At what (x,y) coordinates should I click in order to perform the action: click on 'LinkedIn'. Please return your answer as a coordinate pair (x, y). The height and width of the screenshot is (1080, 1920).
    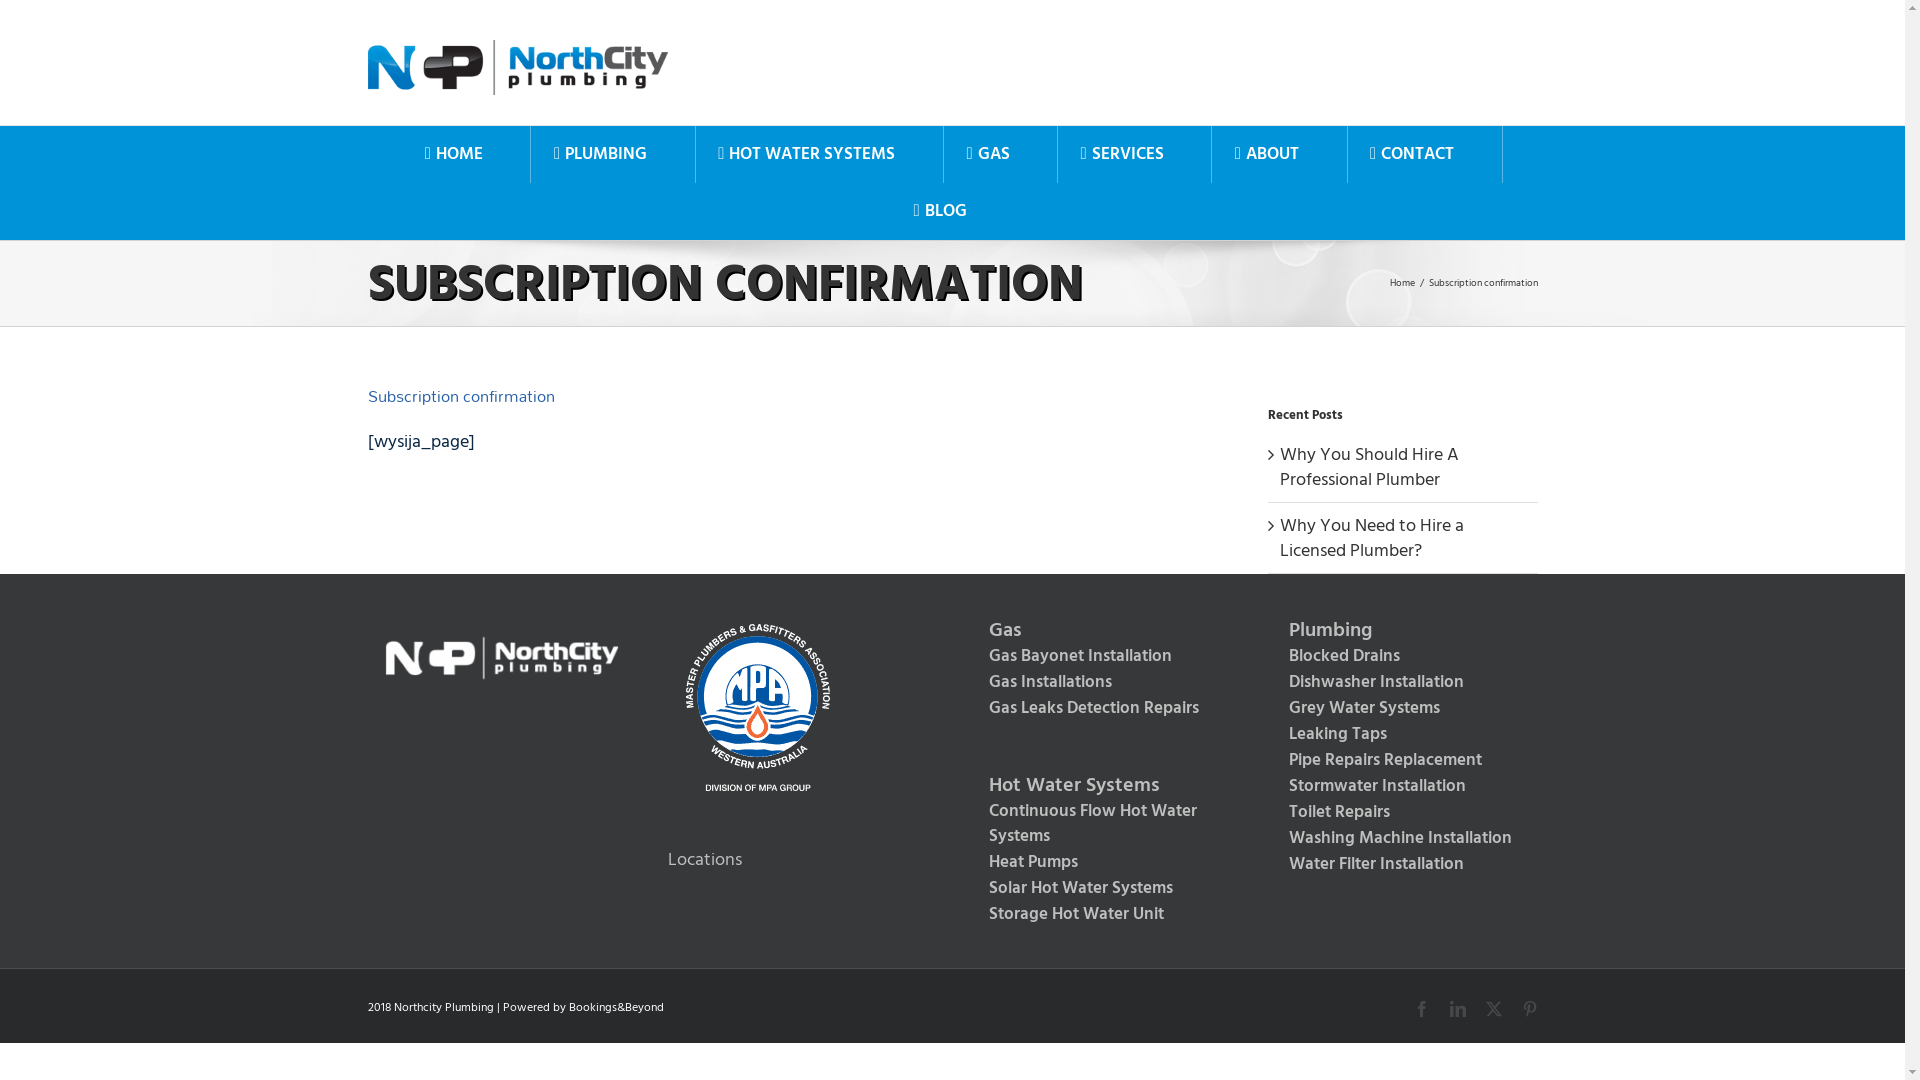
    Looking at the image, I should click on (1458, 1009).